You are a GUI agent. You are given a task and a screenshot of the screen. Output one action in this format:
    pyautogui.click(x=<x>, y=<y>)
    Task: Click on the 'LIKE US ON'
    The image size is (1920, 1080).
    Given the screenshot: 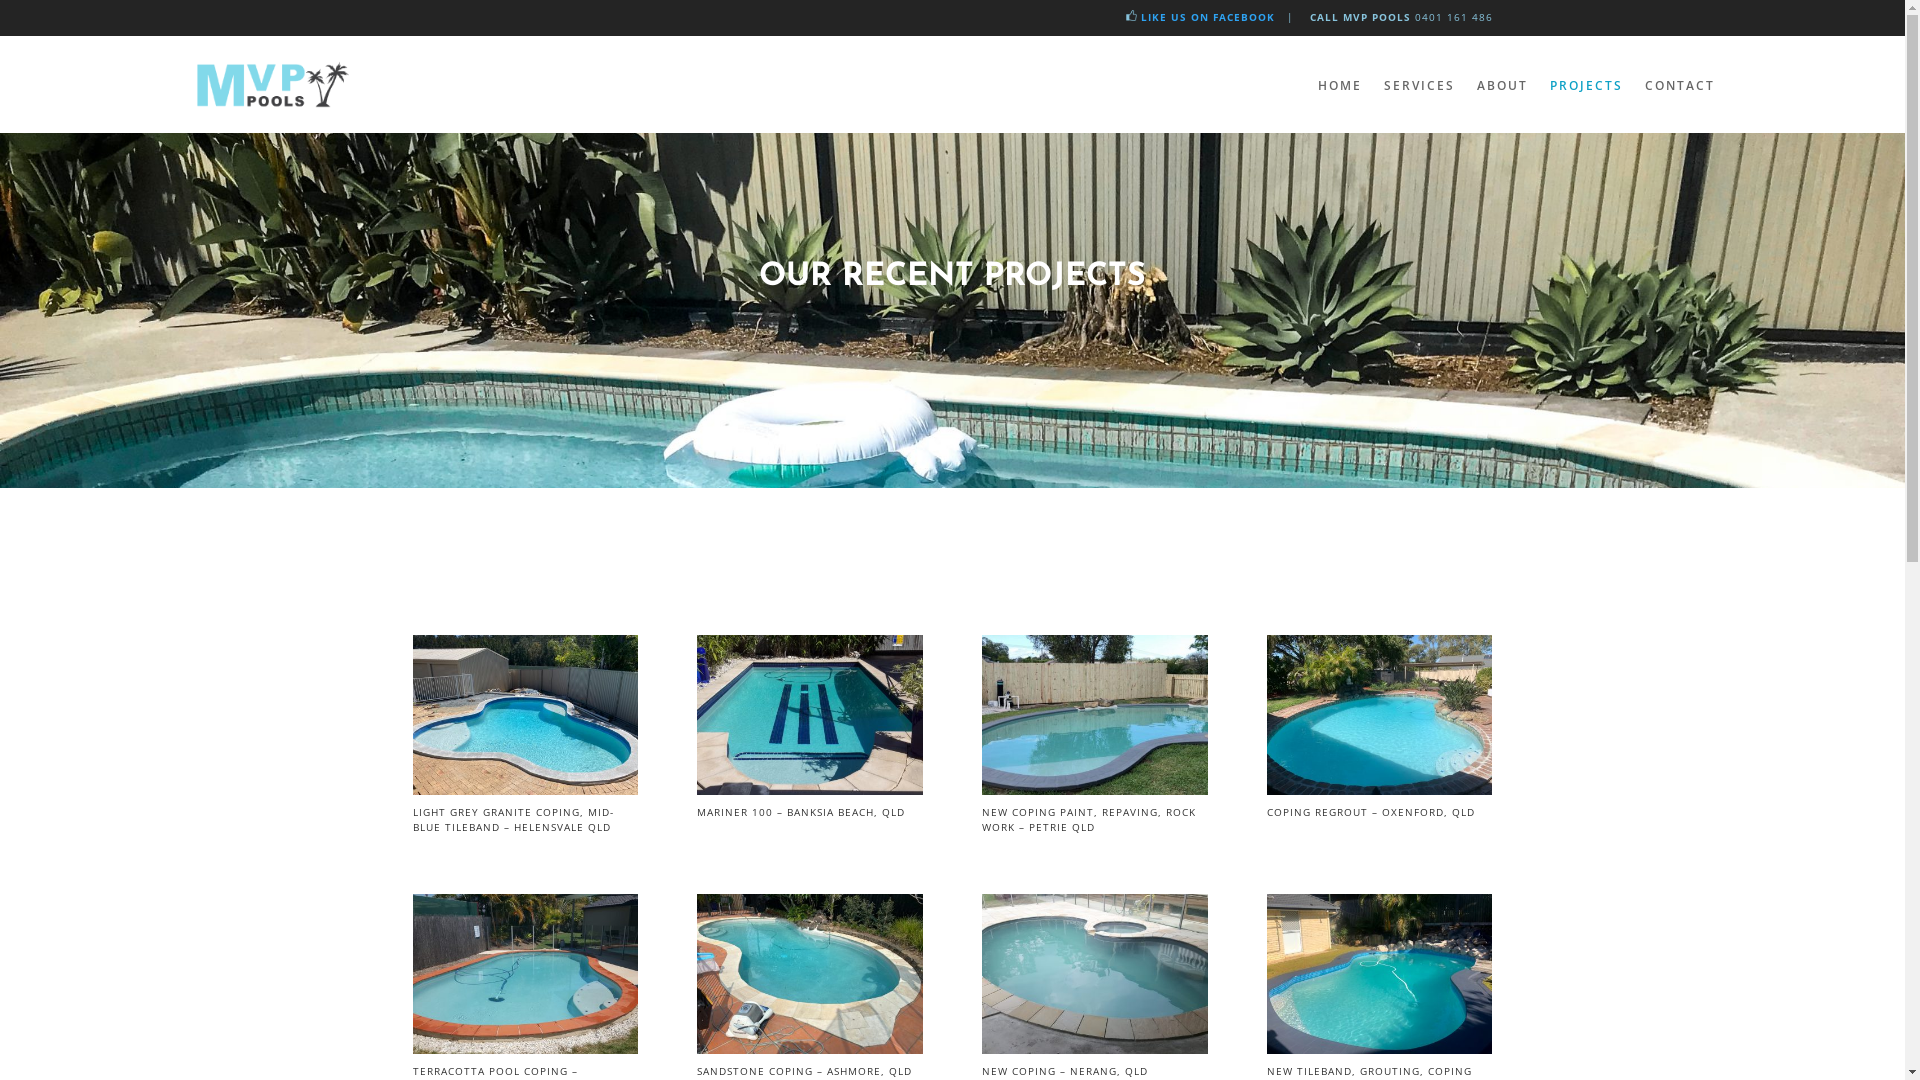 What is the action you would take?
    pyautogui.click(x=1174, y=16)
    